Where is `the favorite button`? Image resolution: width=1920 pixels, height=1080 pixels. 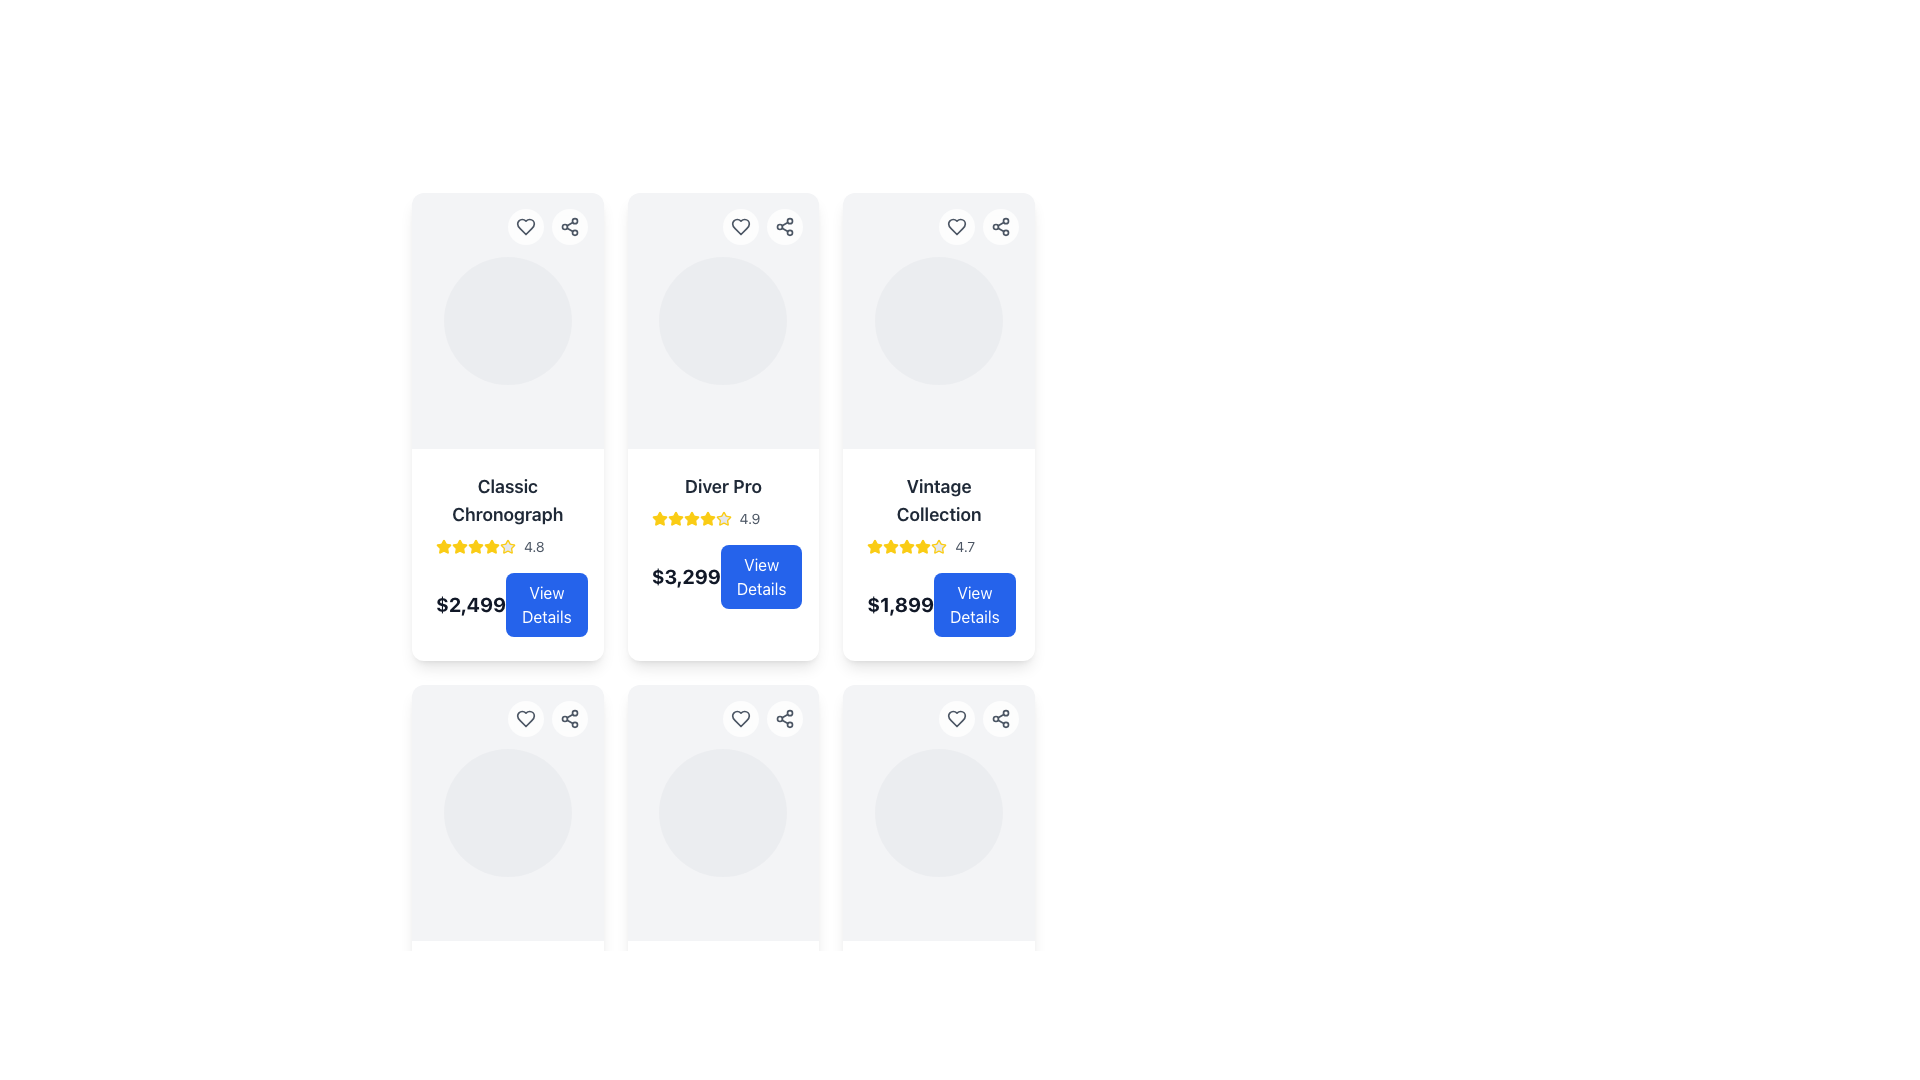
the favorite button is located at coordinates (955, 226).